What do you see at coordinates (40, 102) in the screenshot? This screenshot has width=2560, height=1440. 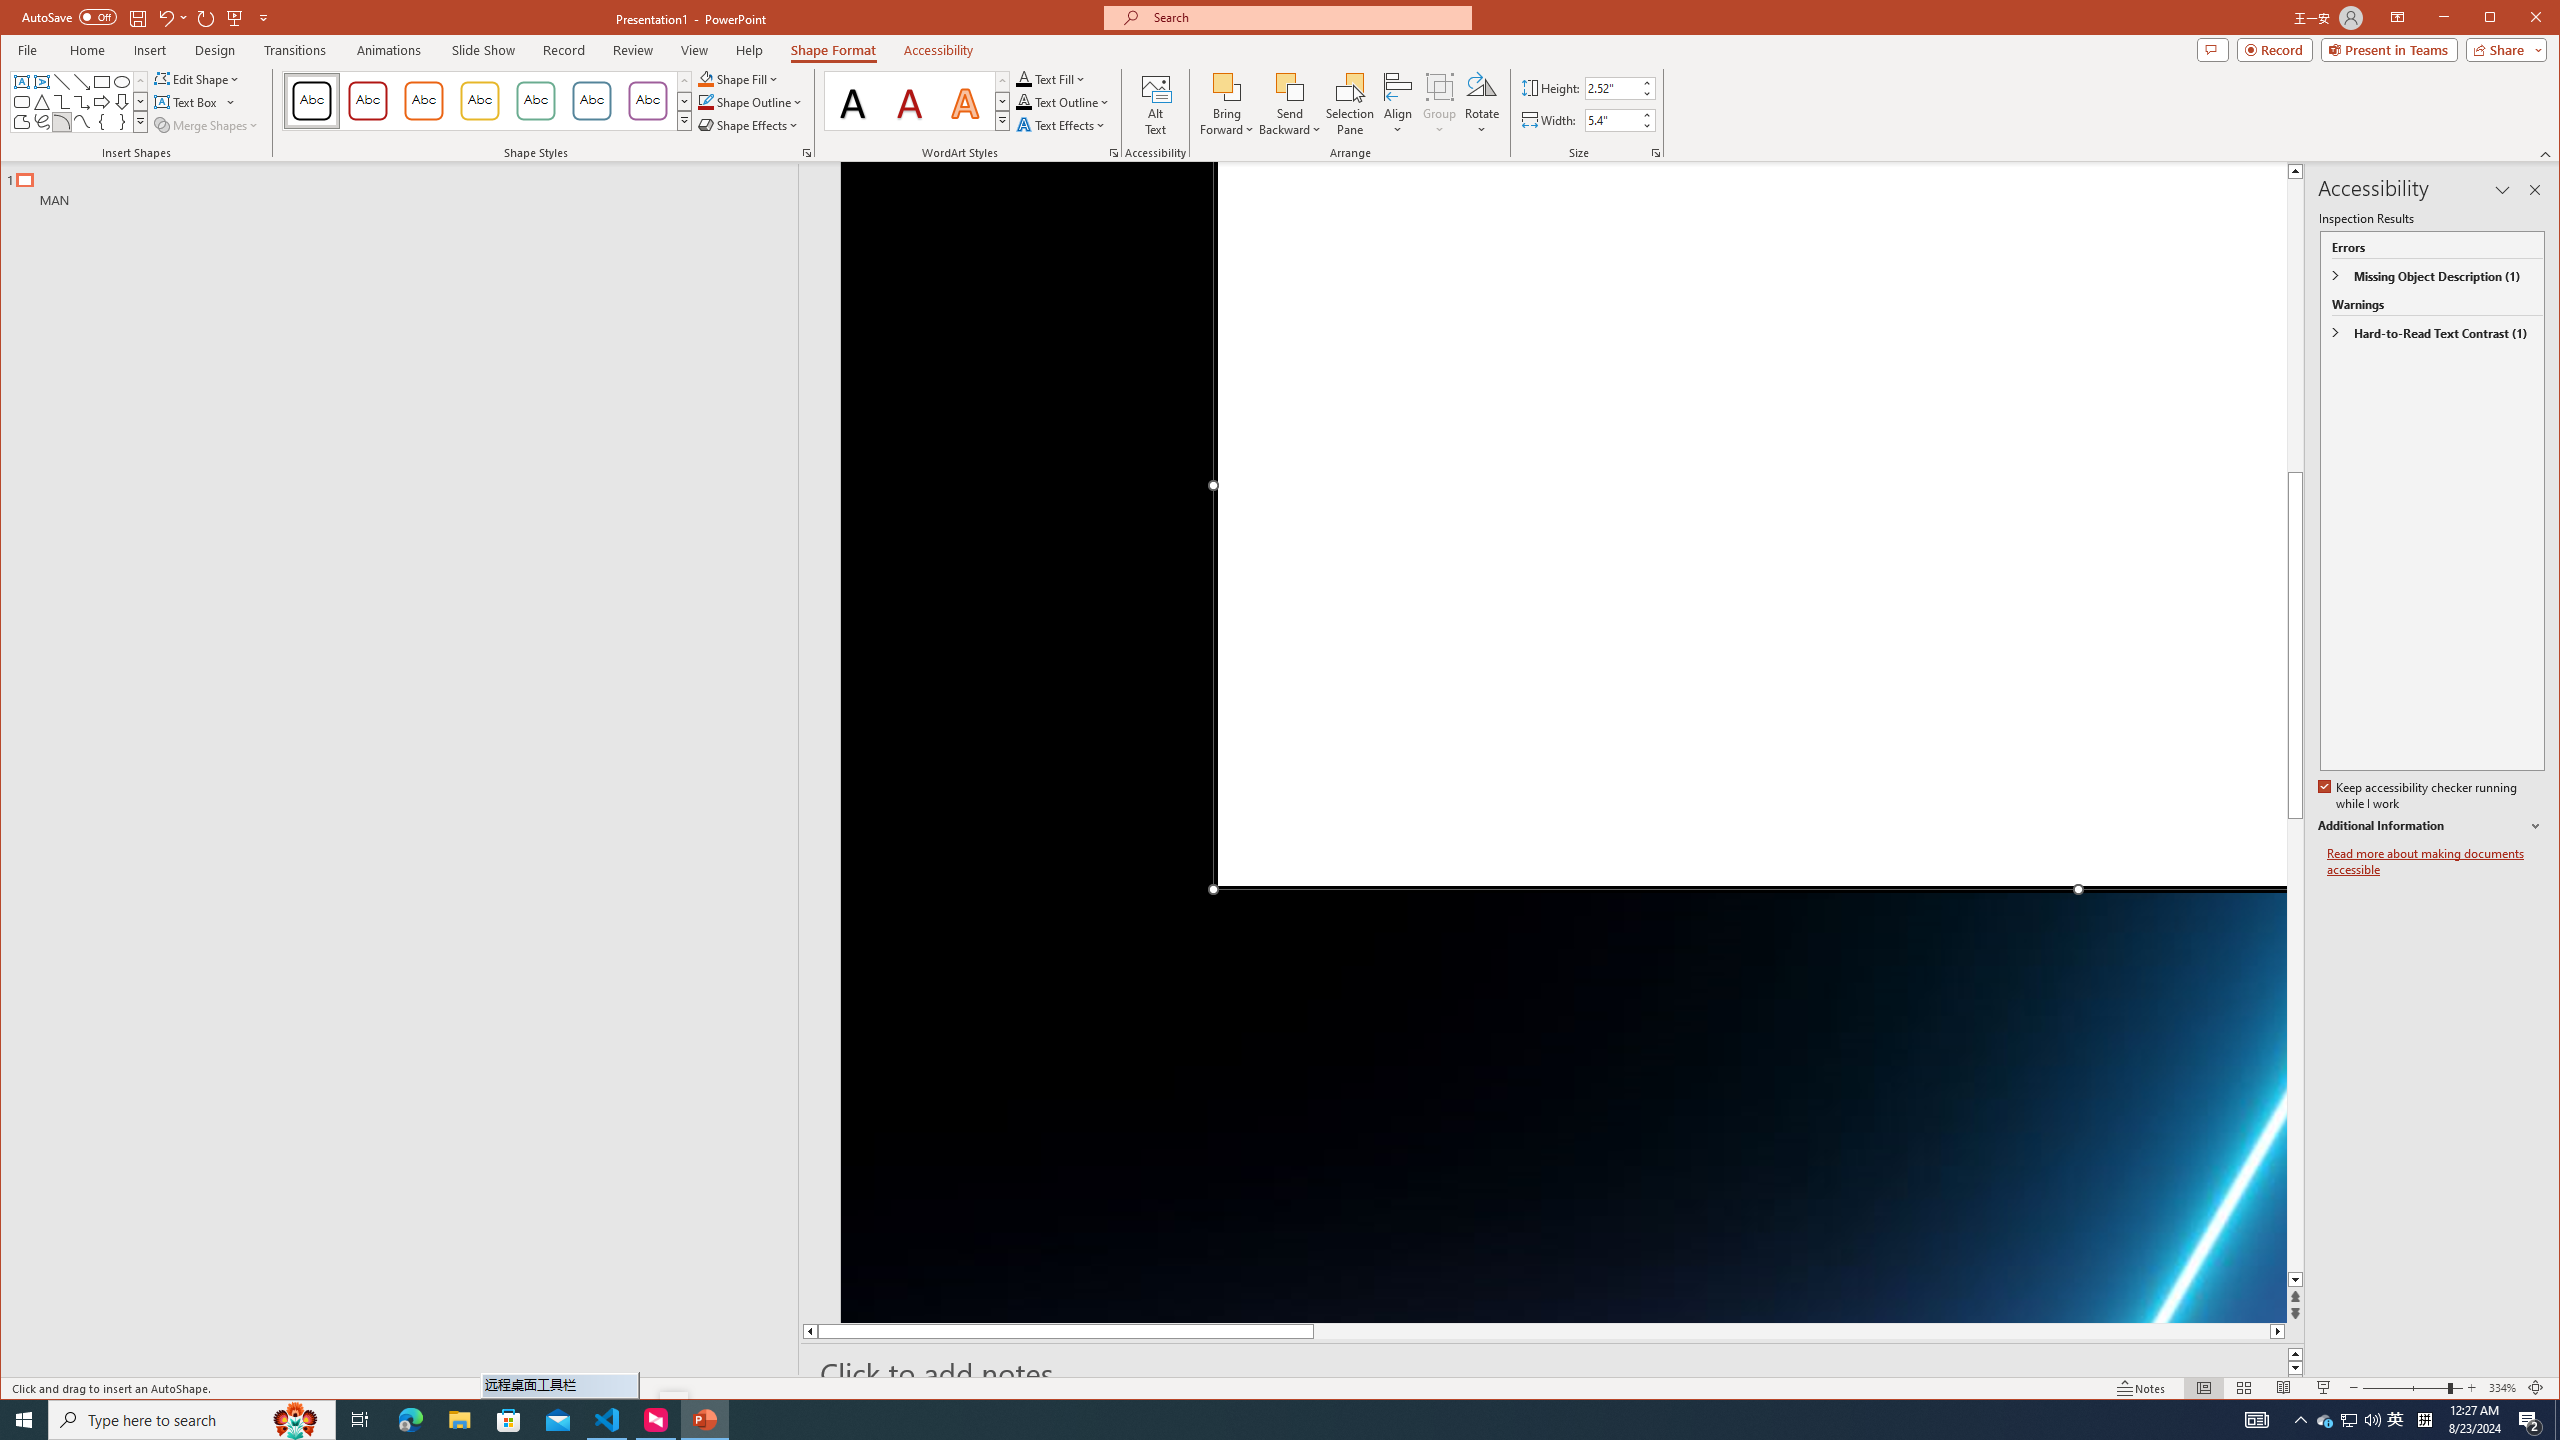 I see `'Isosceles Triangle'` at bounding box center [40, 102].